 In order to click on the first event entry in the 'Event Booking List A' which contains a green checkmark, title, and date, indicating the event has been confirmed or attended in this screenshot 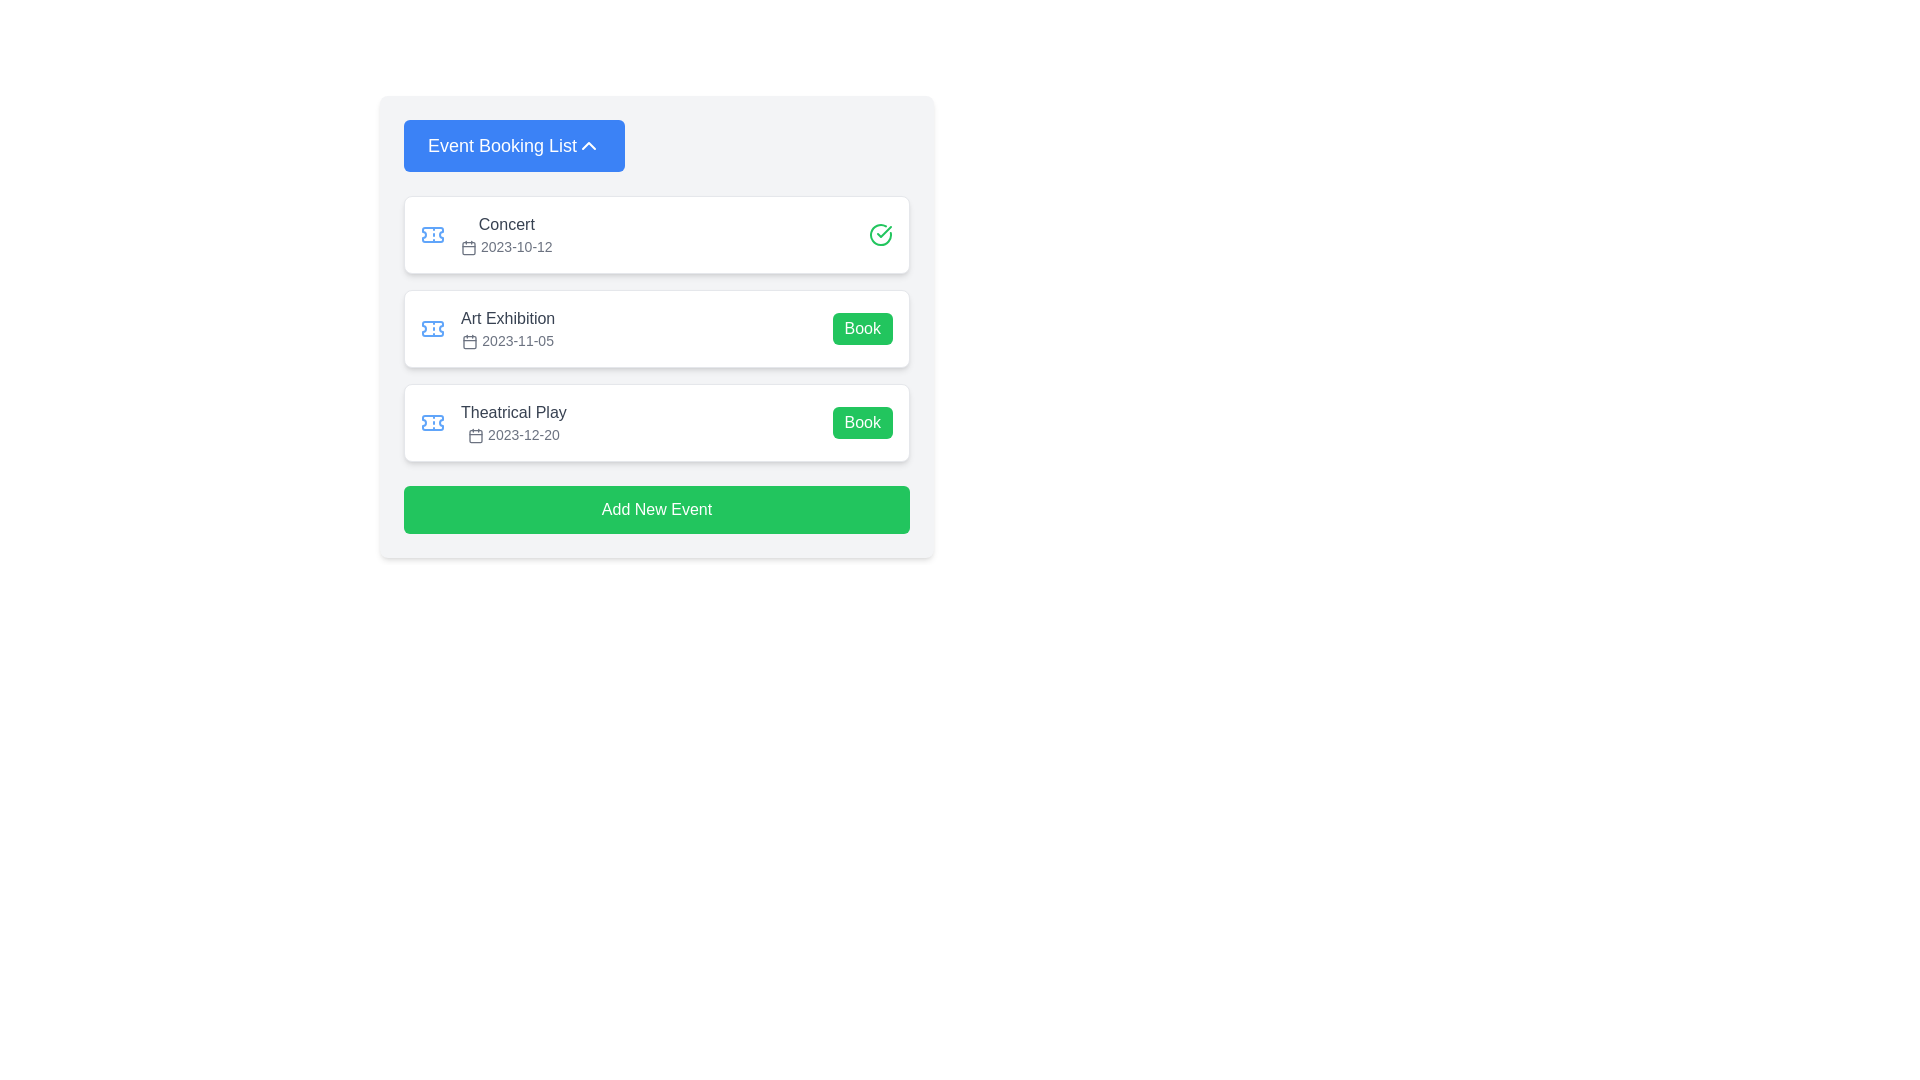, I will do `click(657, 234)`.